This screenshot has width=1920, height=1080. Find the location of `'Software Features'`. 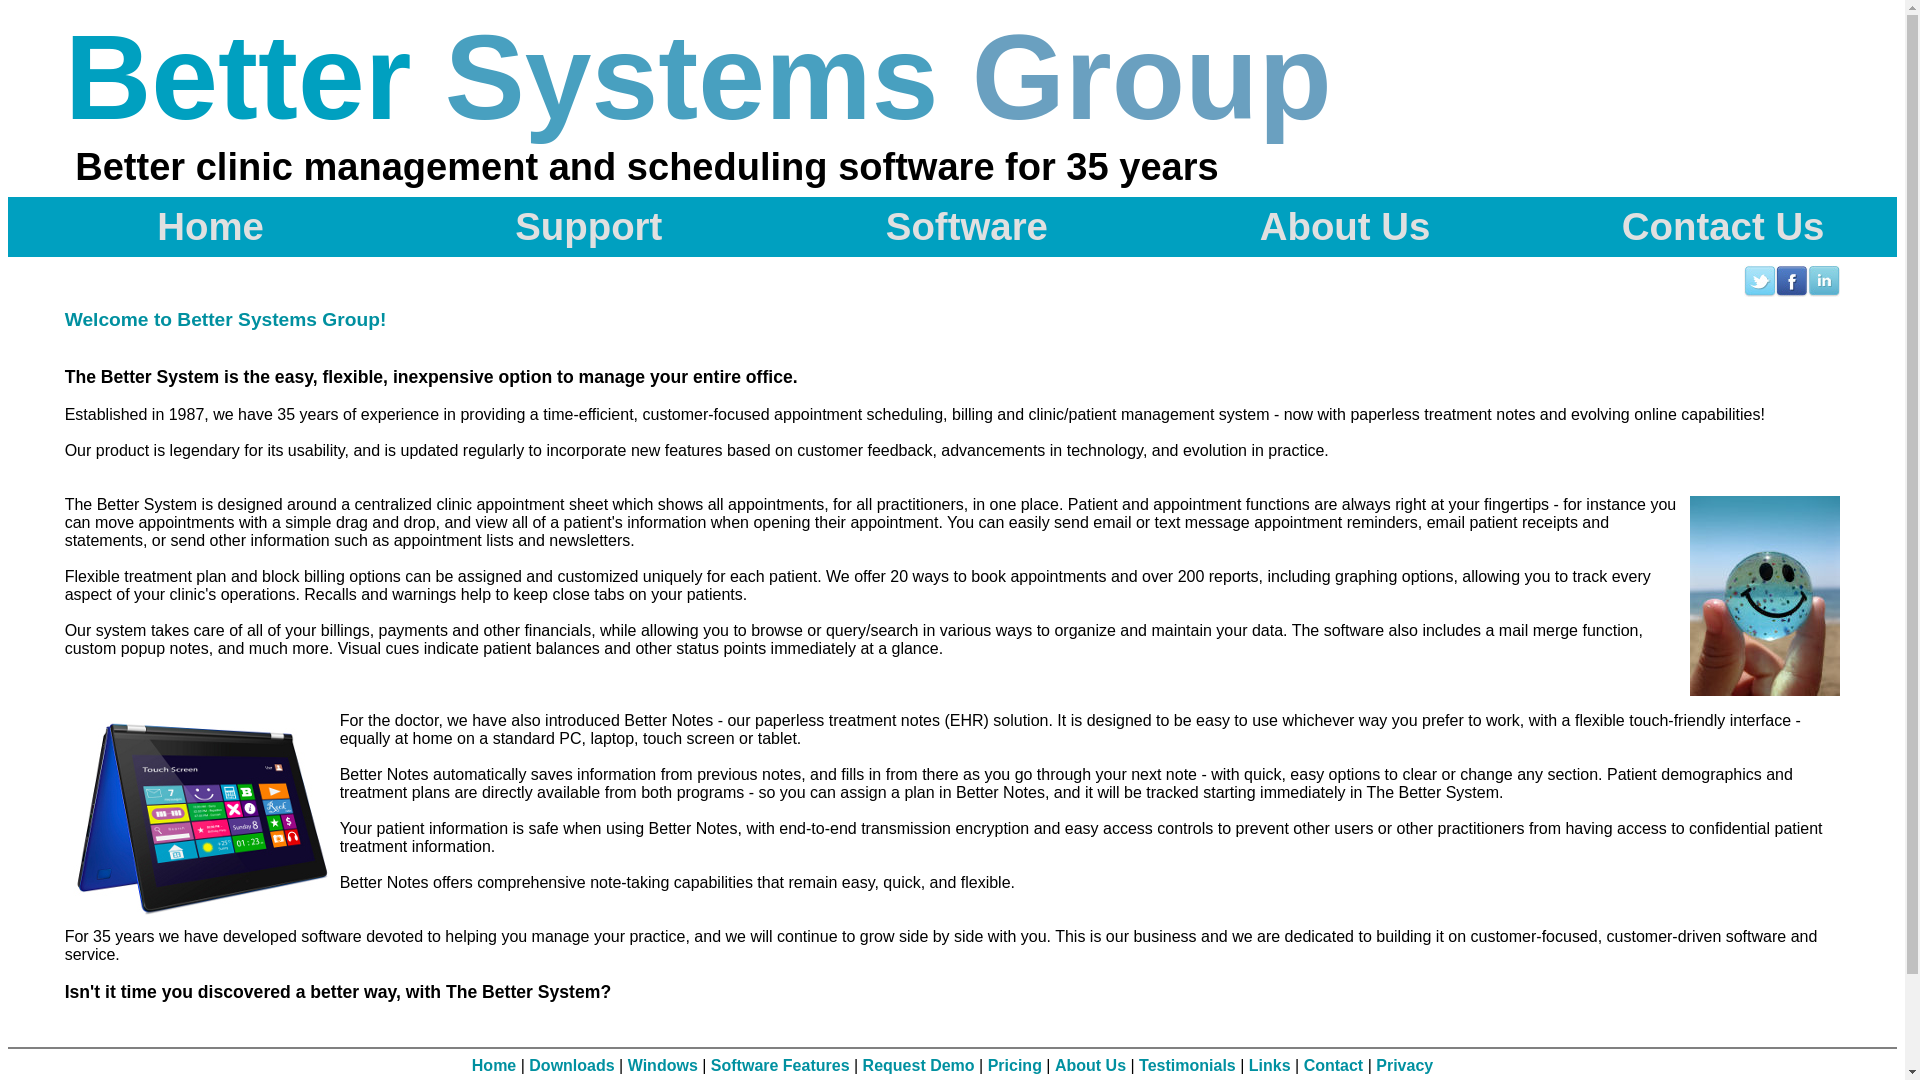

'Software Features' is located at coordinates (779, 1064).